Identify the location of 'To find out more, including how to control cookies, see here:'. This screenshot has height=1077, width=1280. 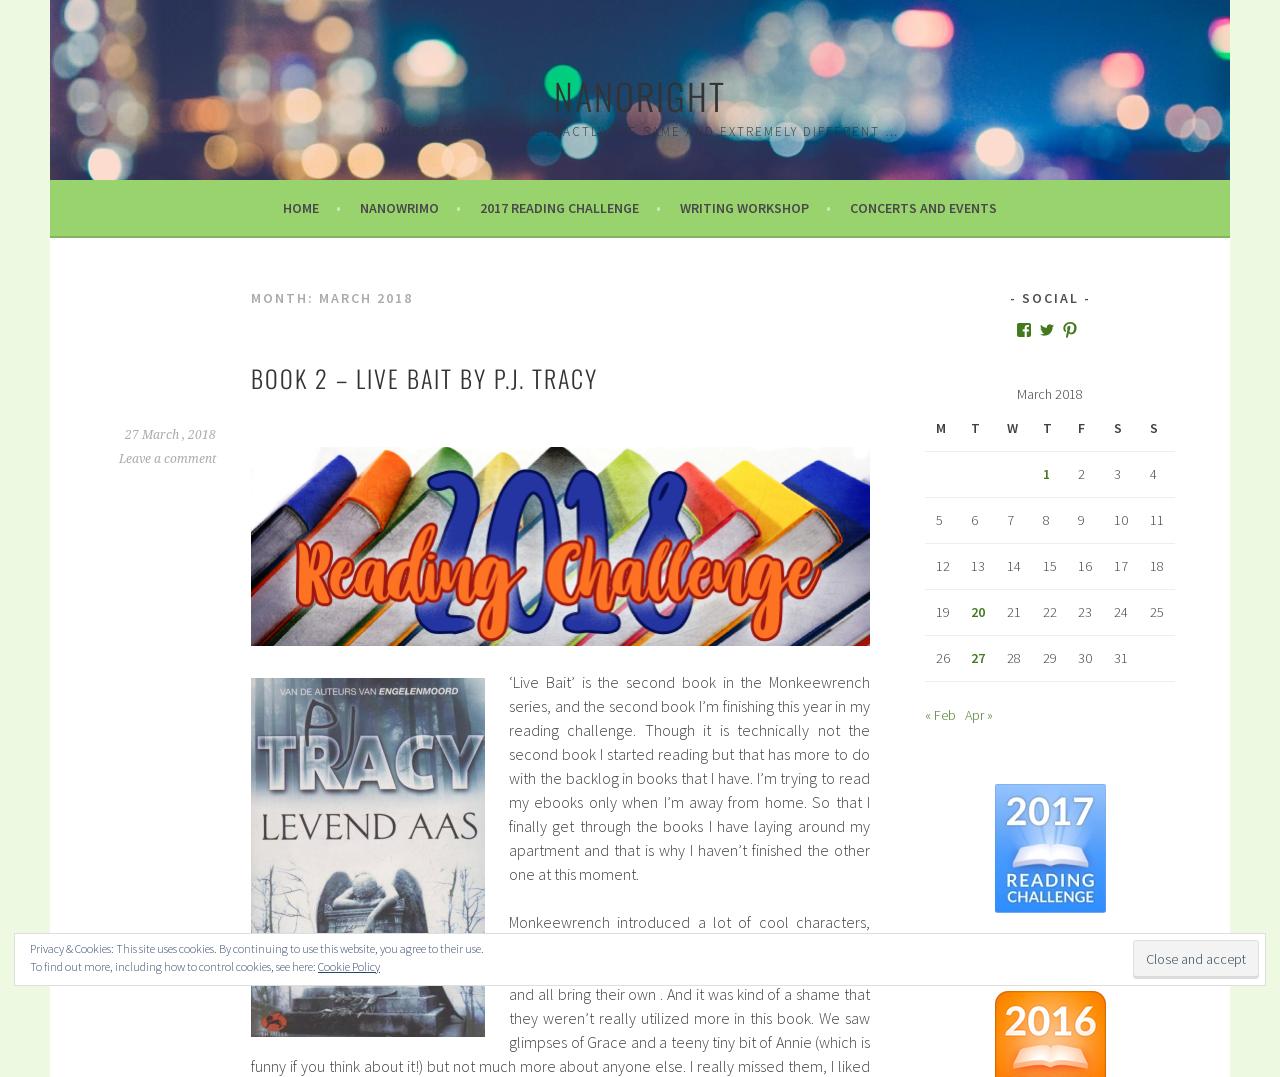
(173, 966).